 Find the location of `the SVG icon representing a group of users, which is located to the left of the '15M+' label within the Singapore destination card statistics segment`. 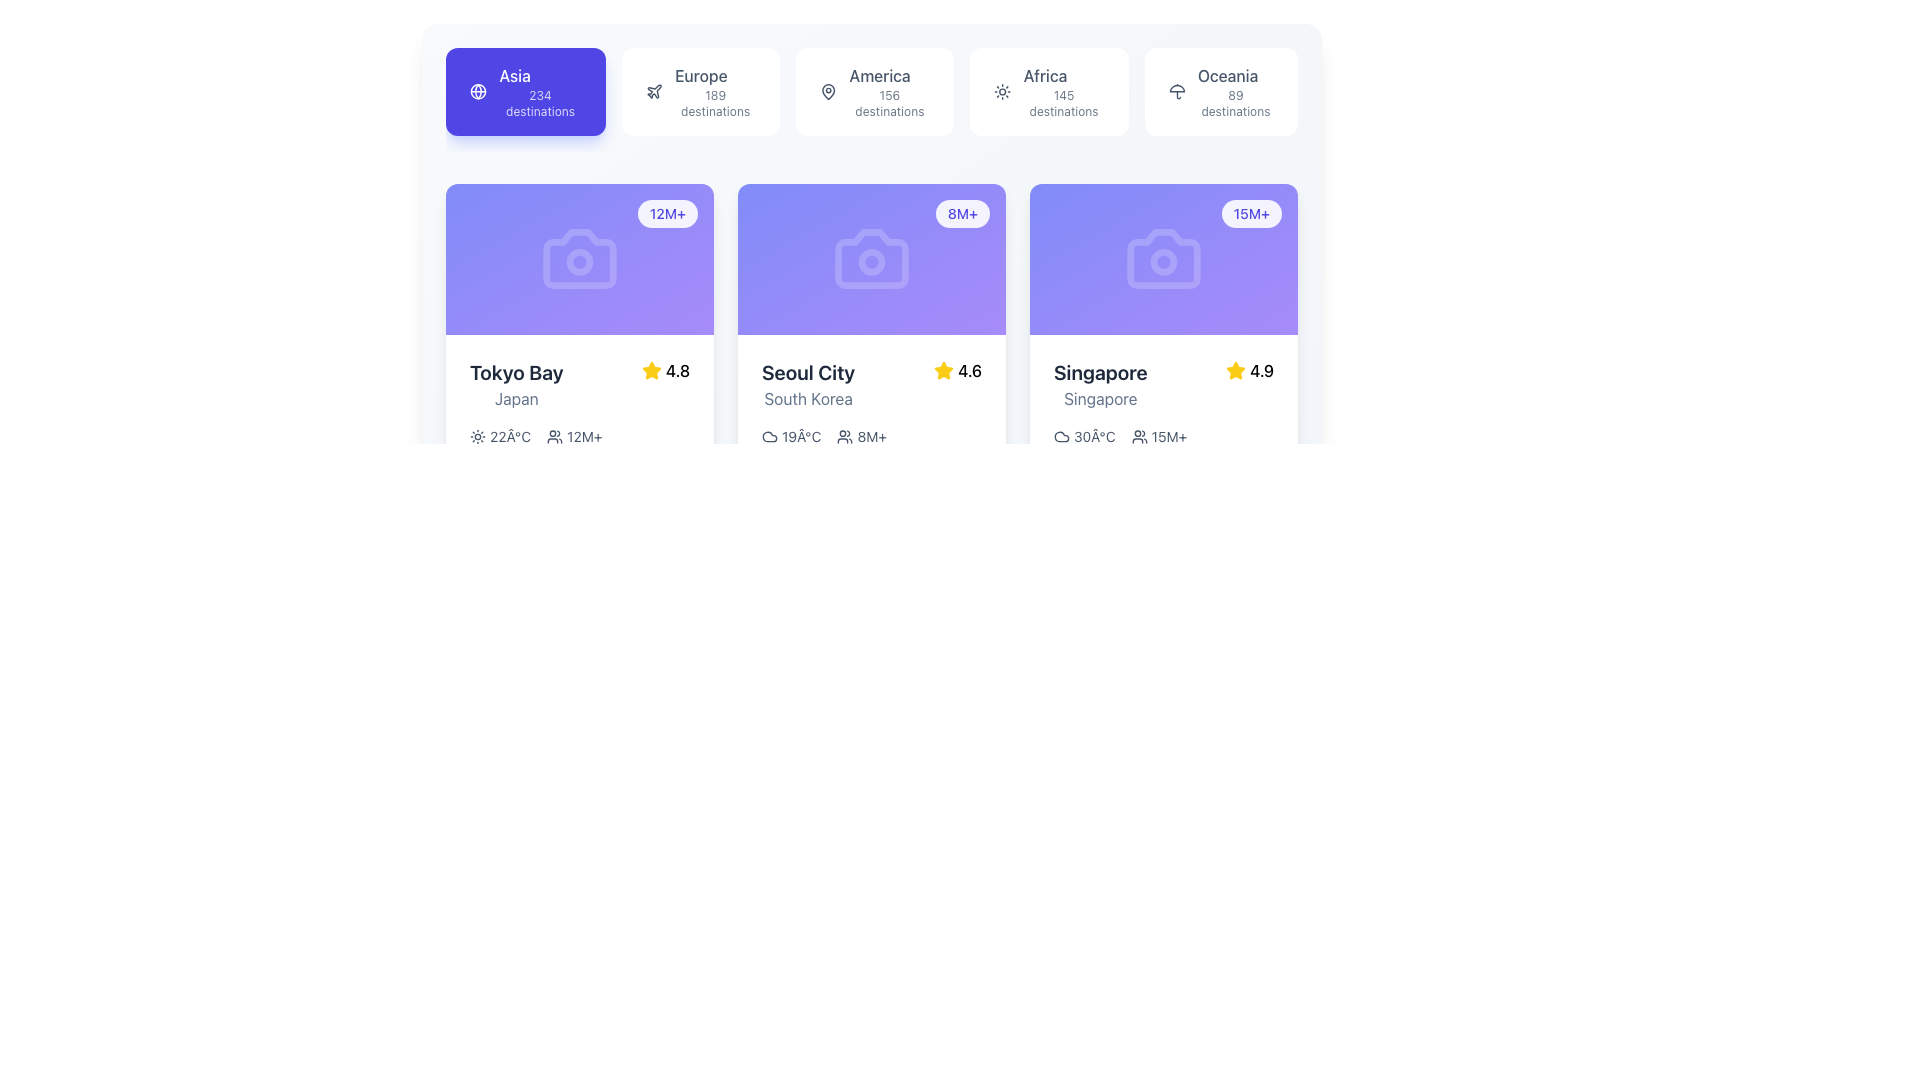

the SVG icon representing a group of users, which is located to the left of the '15M+' label within the Singapore destination card statistics segment is located at coordinates (1139, 435).